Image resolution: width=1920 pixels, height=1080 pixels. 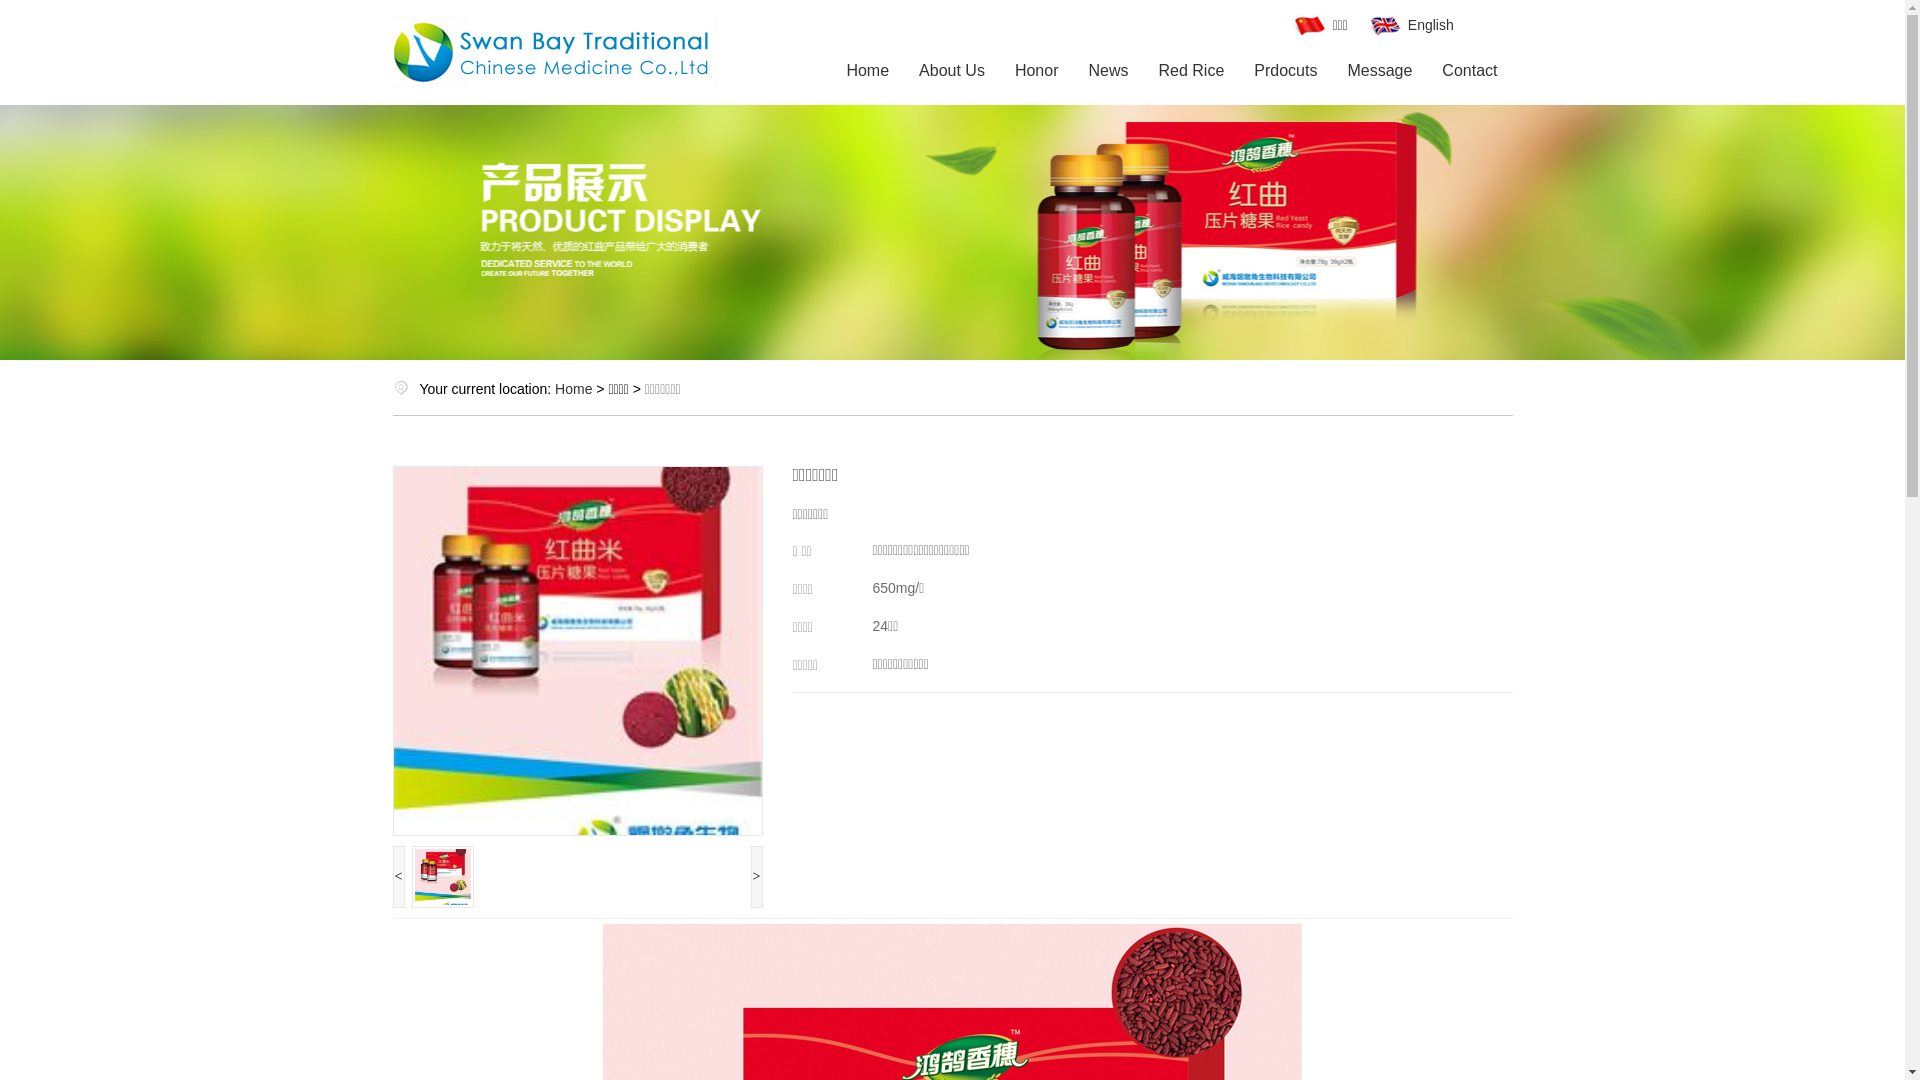 I want to click on 'Honor', so click(x=1036, y=69).